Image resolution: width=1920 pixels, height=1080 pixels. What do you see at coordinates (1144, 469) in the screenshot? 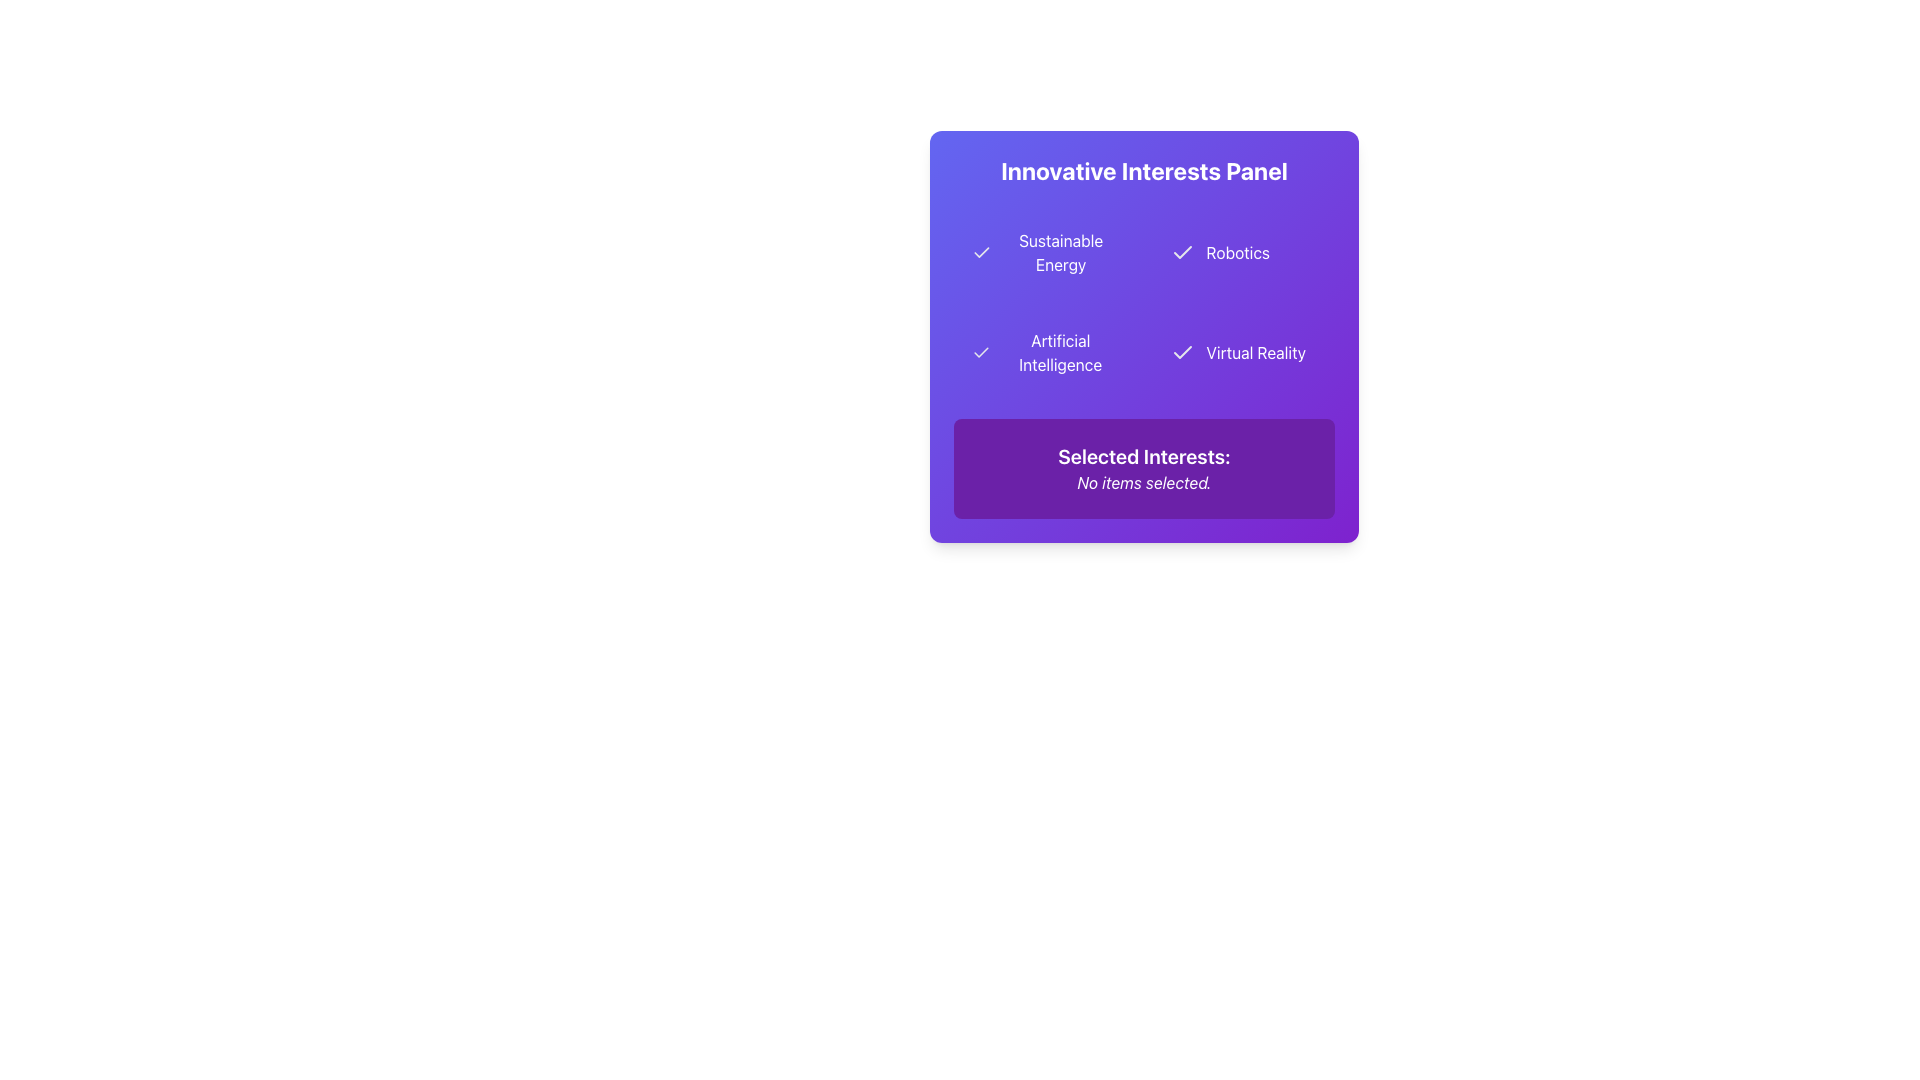
I see `the Static informational panel that displays the user's selected interests, located at the bottom center of the 'Innovative Interests Panel'` at bounding box center [1144, 469].